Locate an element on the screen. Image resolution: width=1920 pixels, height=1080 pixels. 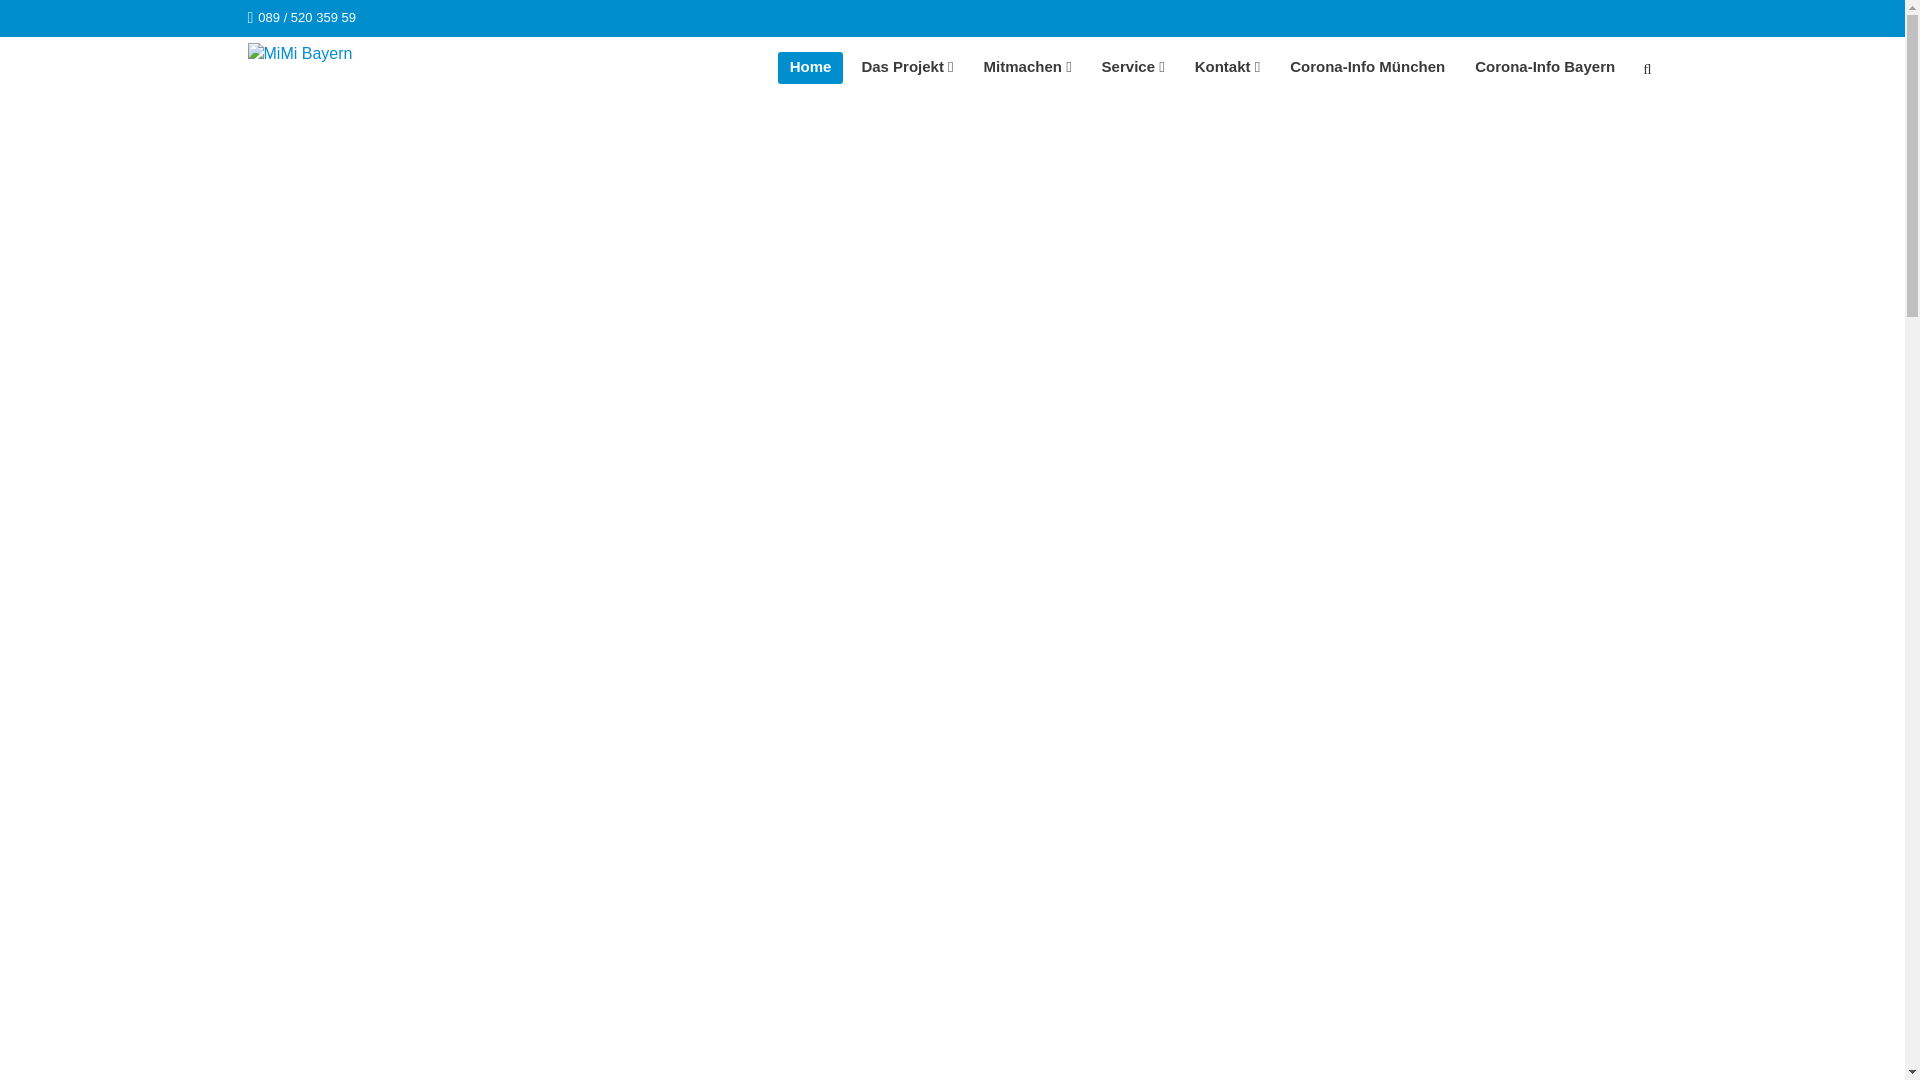
'Corona-Info Bayern' is located at coordinates (1544, 67).